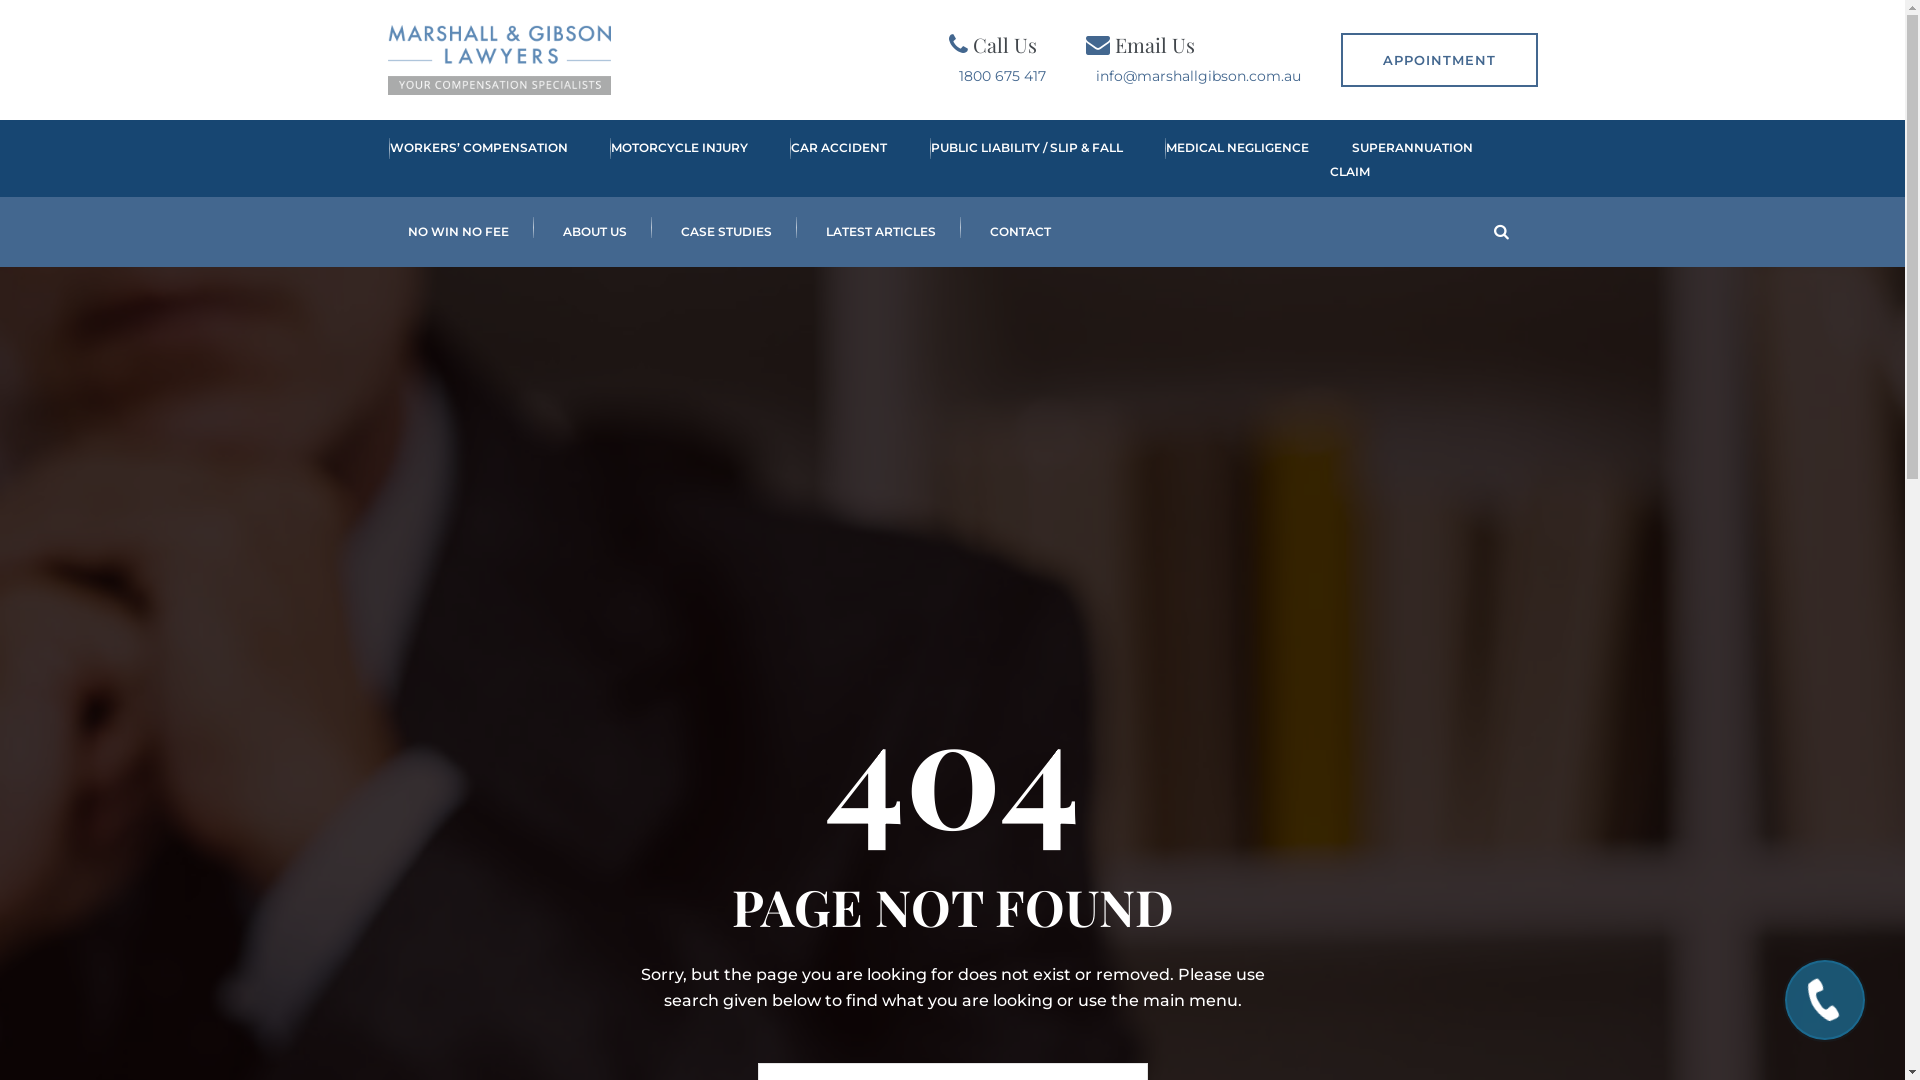 The image size is (1920, 1080). What do you see at coordinates (828, 158) in the screenshot?
I see `'CAR ACCIDENT'` at bounding box center [828, 158].